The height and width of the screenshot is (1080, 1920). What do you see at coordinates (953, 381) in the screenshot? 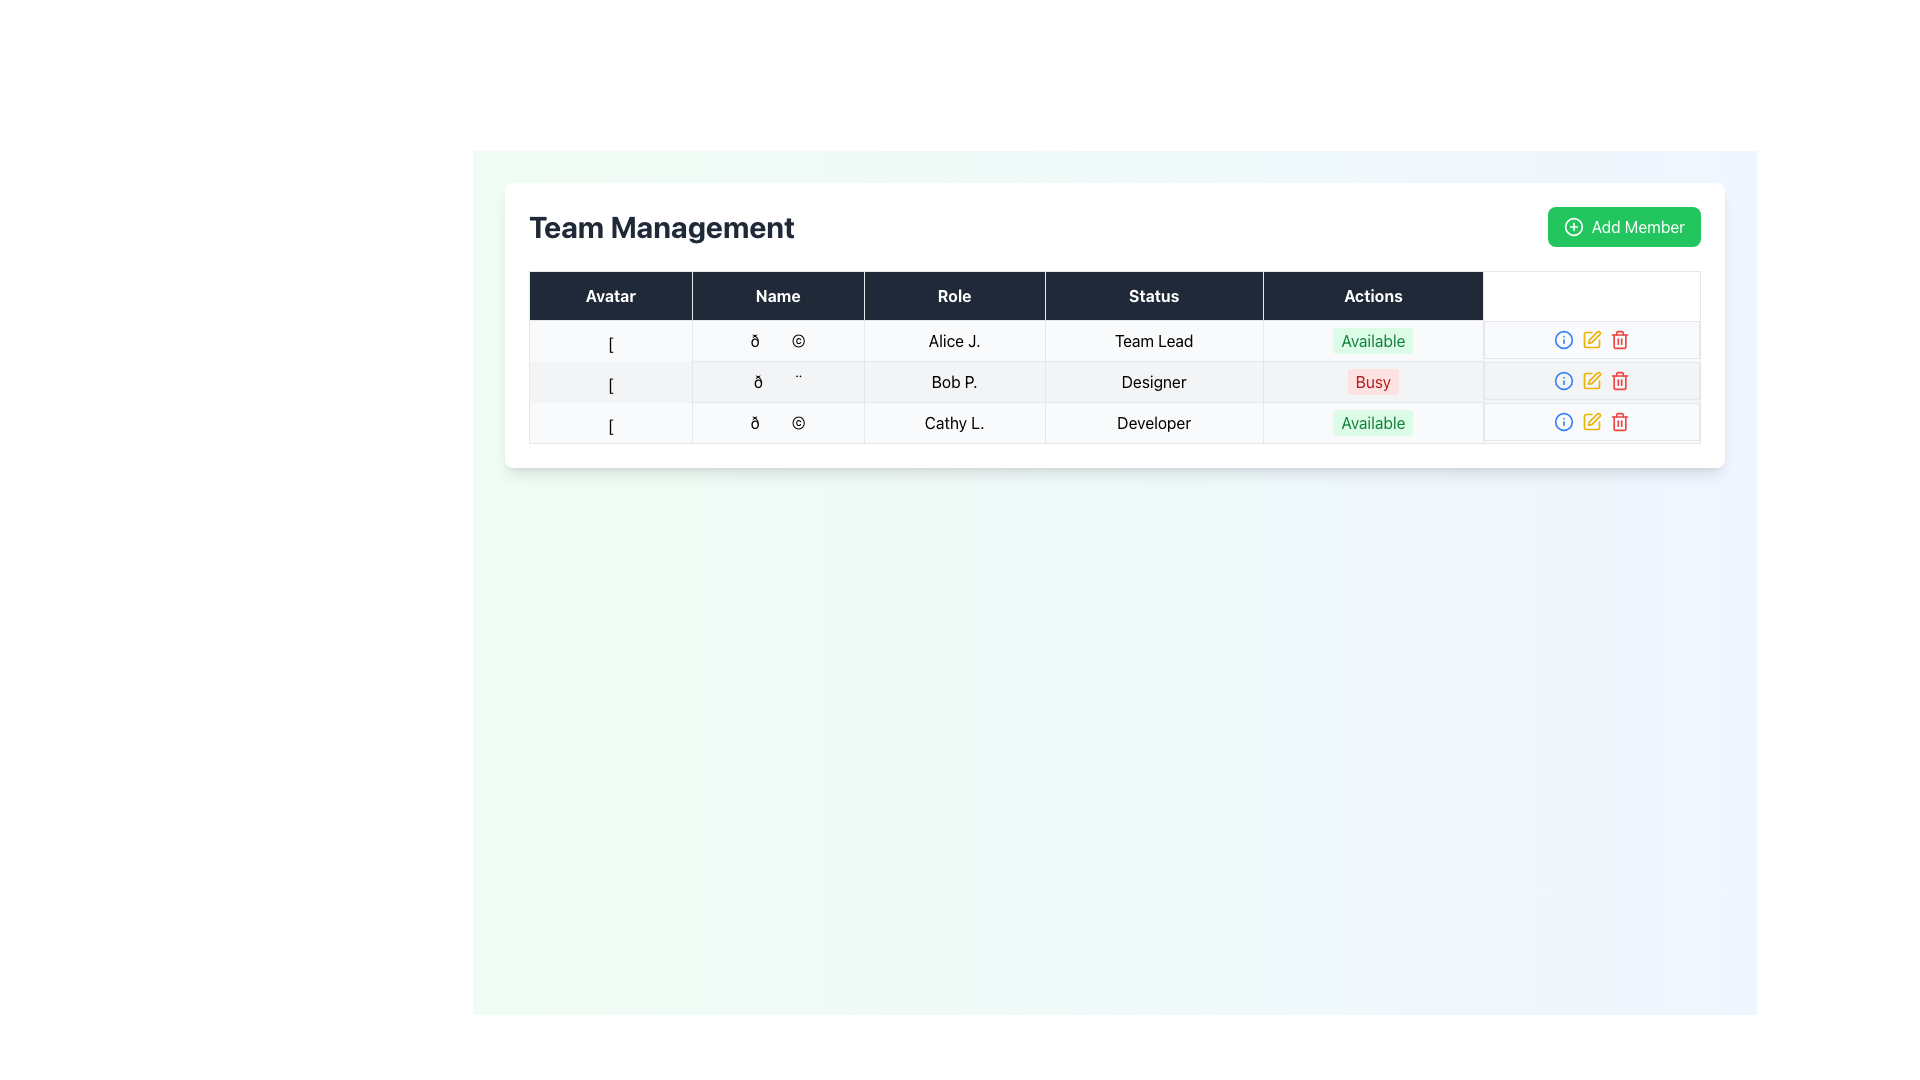
I see `the text element displaying the name 'Bob P.' in the second row of the table, located in the 'Name' column, styled with a plain black font on a white background` at bounding box center [953, 381].